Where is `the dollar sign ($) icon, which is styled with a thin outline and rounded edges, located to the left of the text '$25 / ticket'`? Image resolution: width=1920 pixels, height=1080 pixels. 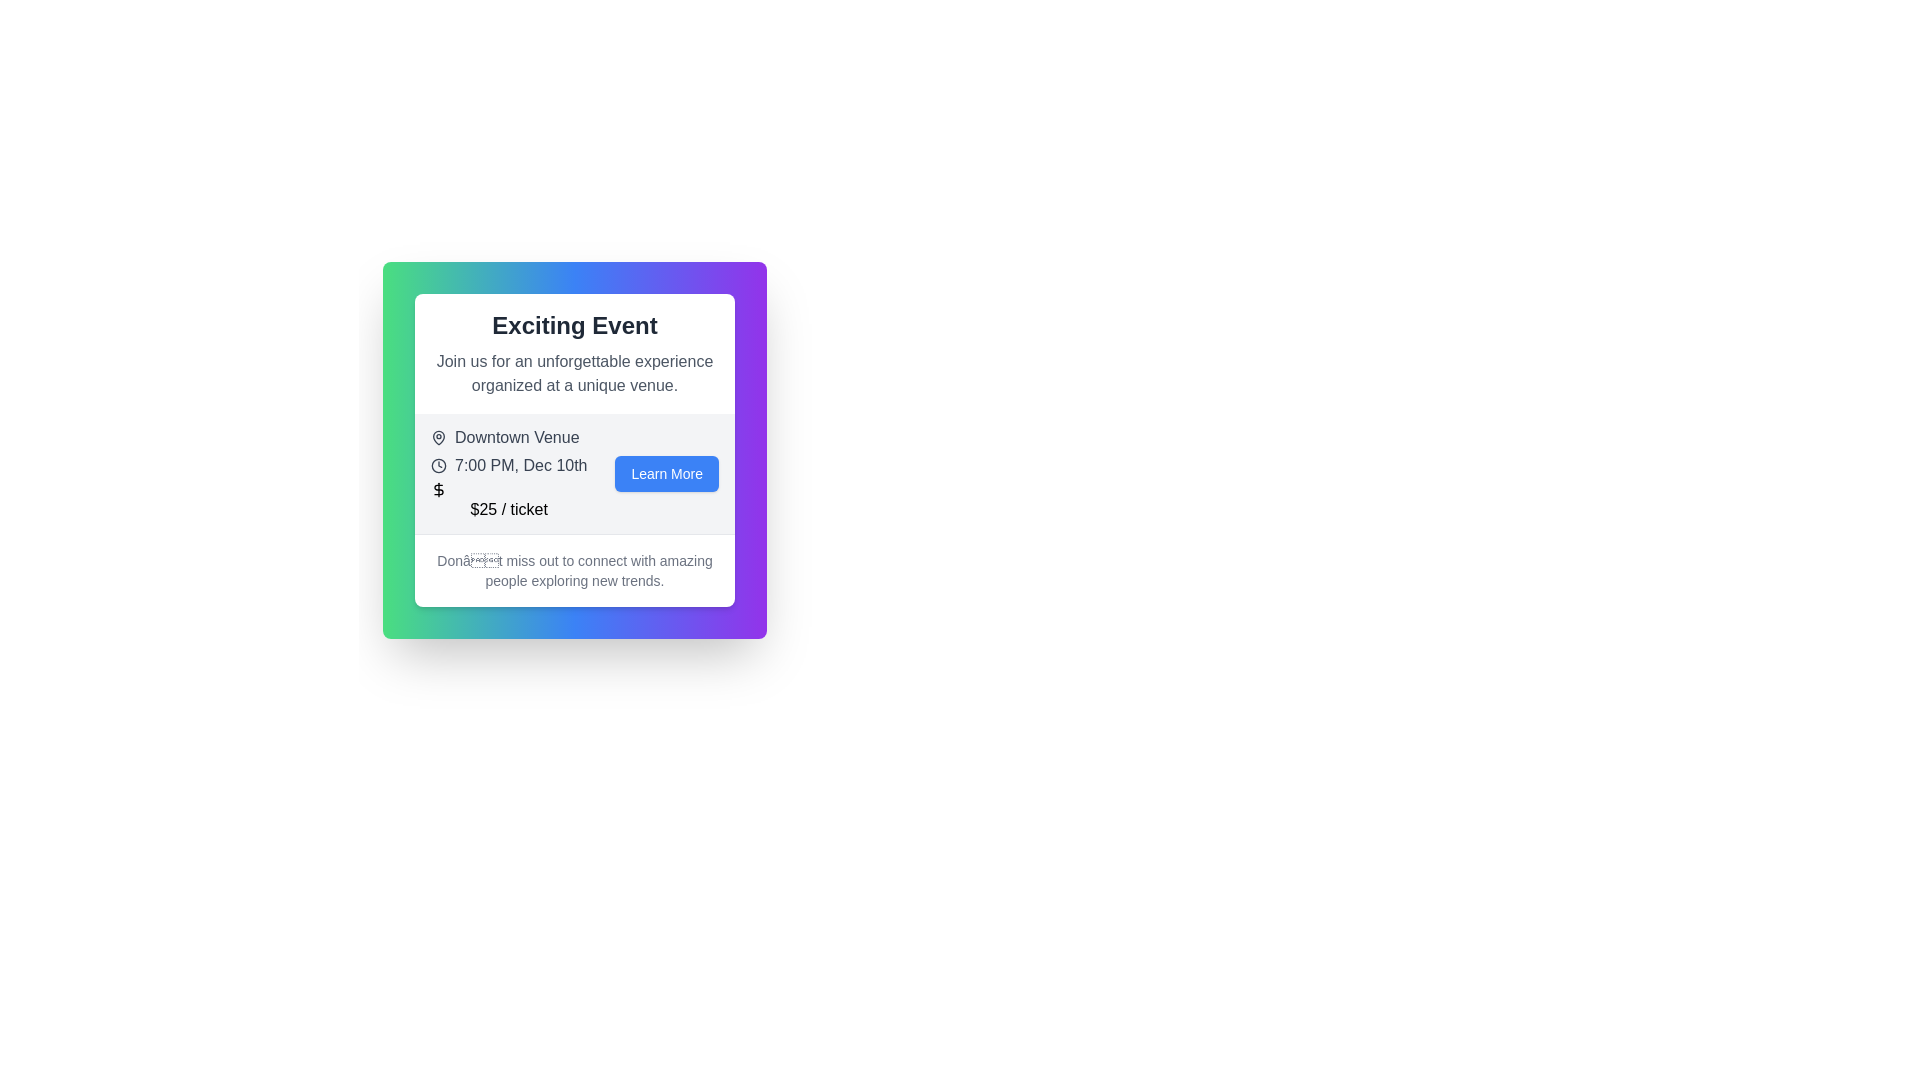 the dollar sign ($) icon, which is styled with a thin outline and rounded edges, located to the left of the text '$25 / ticket' is located at coordinates (437, 489).